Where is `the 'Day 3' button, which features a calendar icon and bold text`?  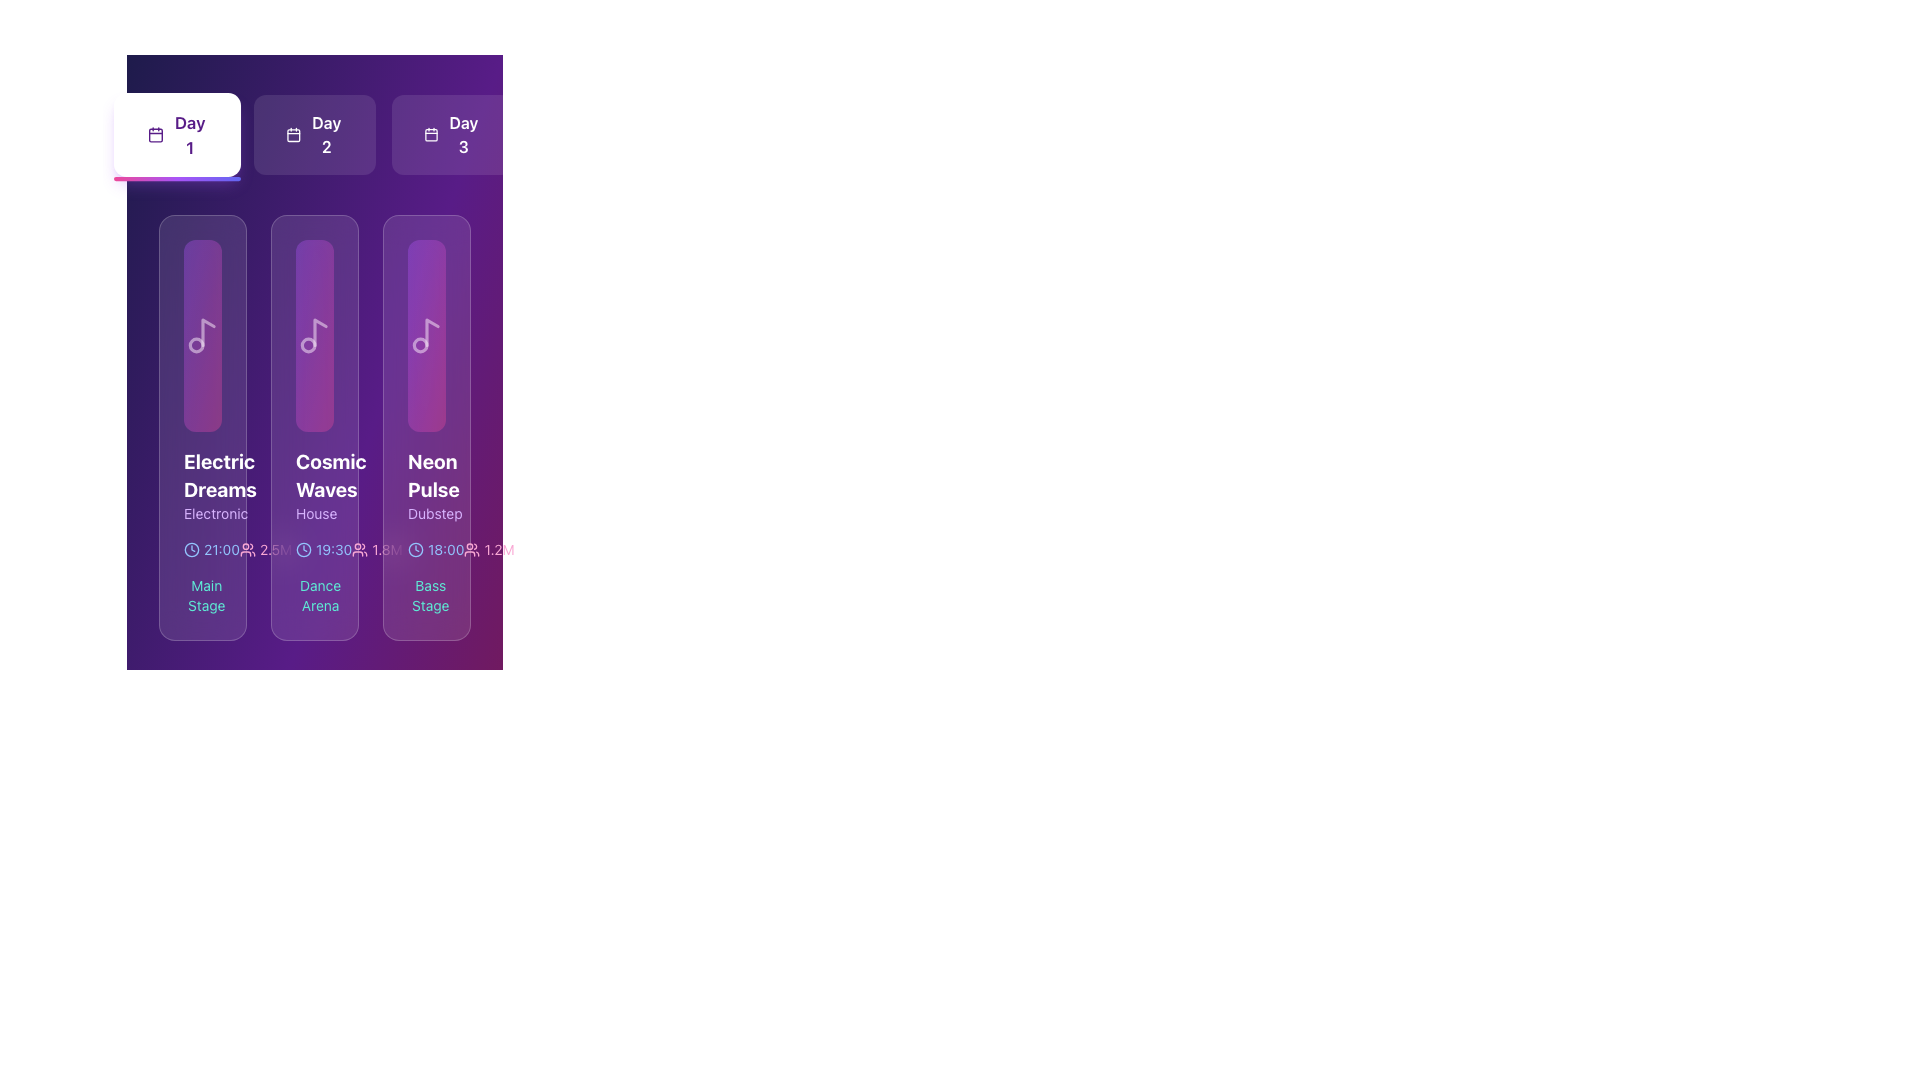 the 'Day 3' button, which features a calendar icon and bold text is located at coordinates (451, 135).